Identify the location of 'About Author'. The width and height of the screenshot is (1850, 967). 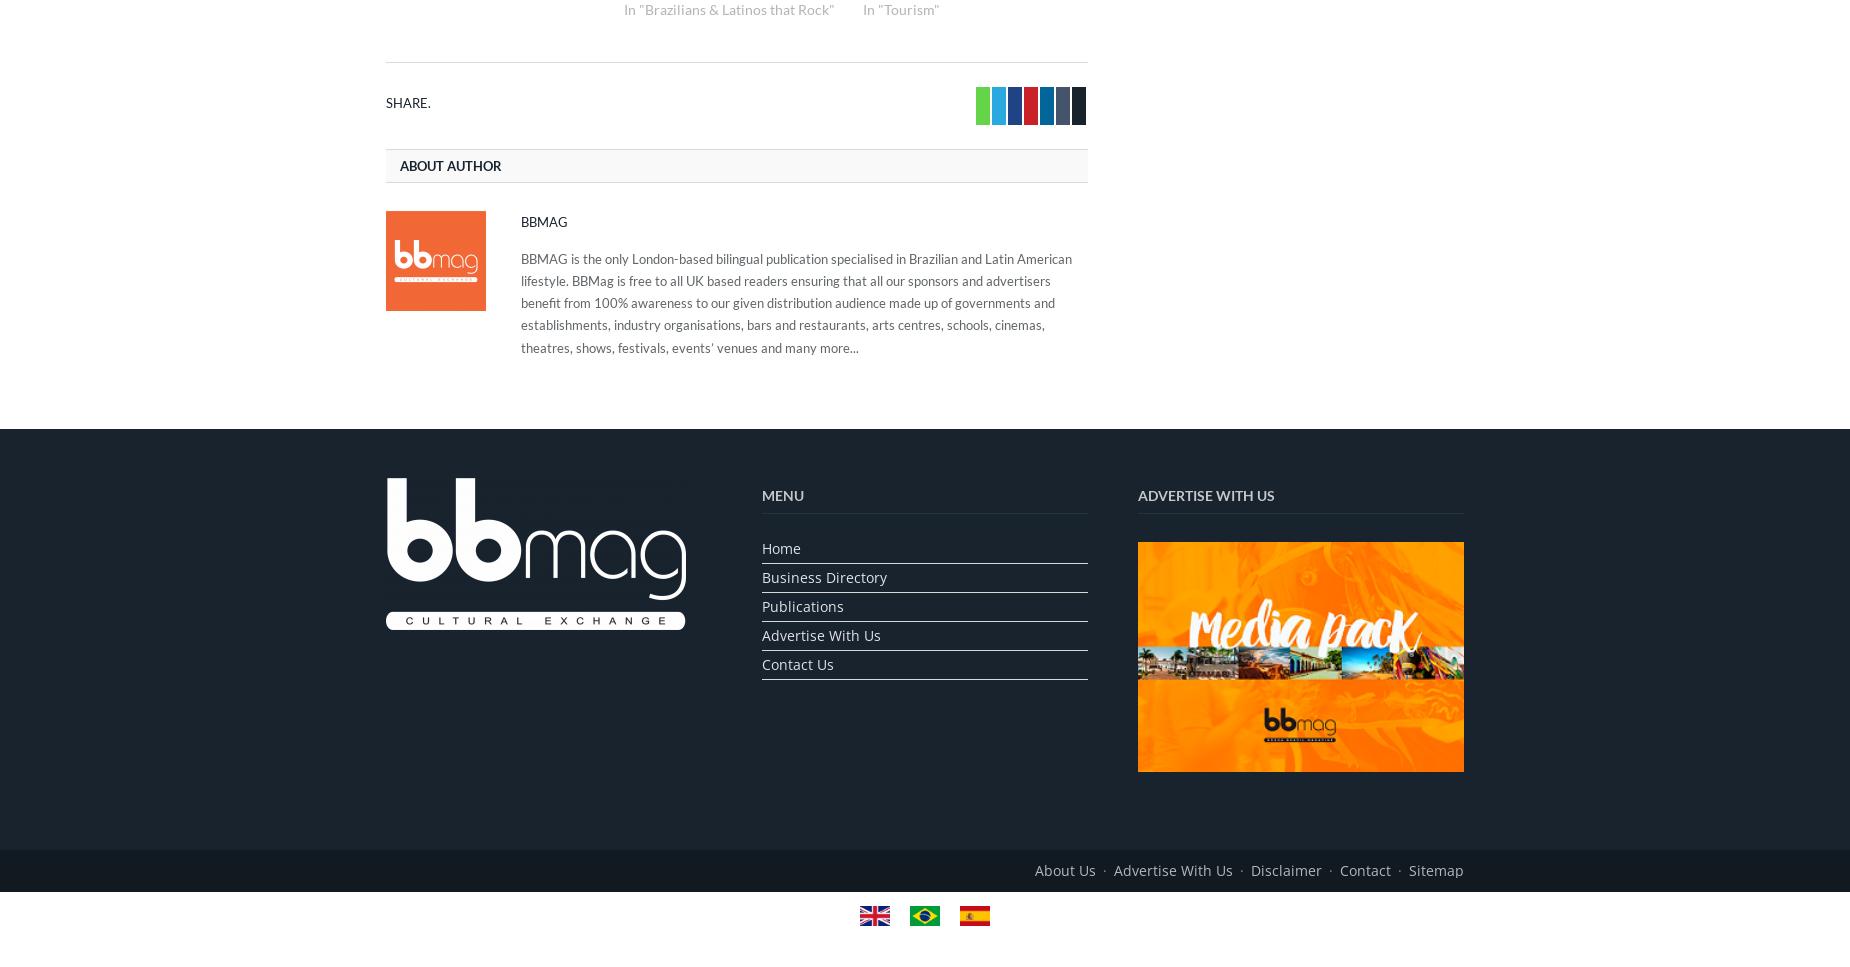
(450, 166).